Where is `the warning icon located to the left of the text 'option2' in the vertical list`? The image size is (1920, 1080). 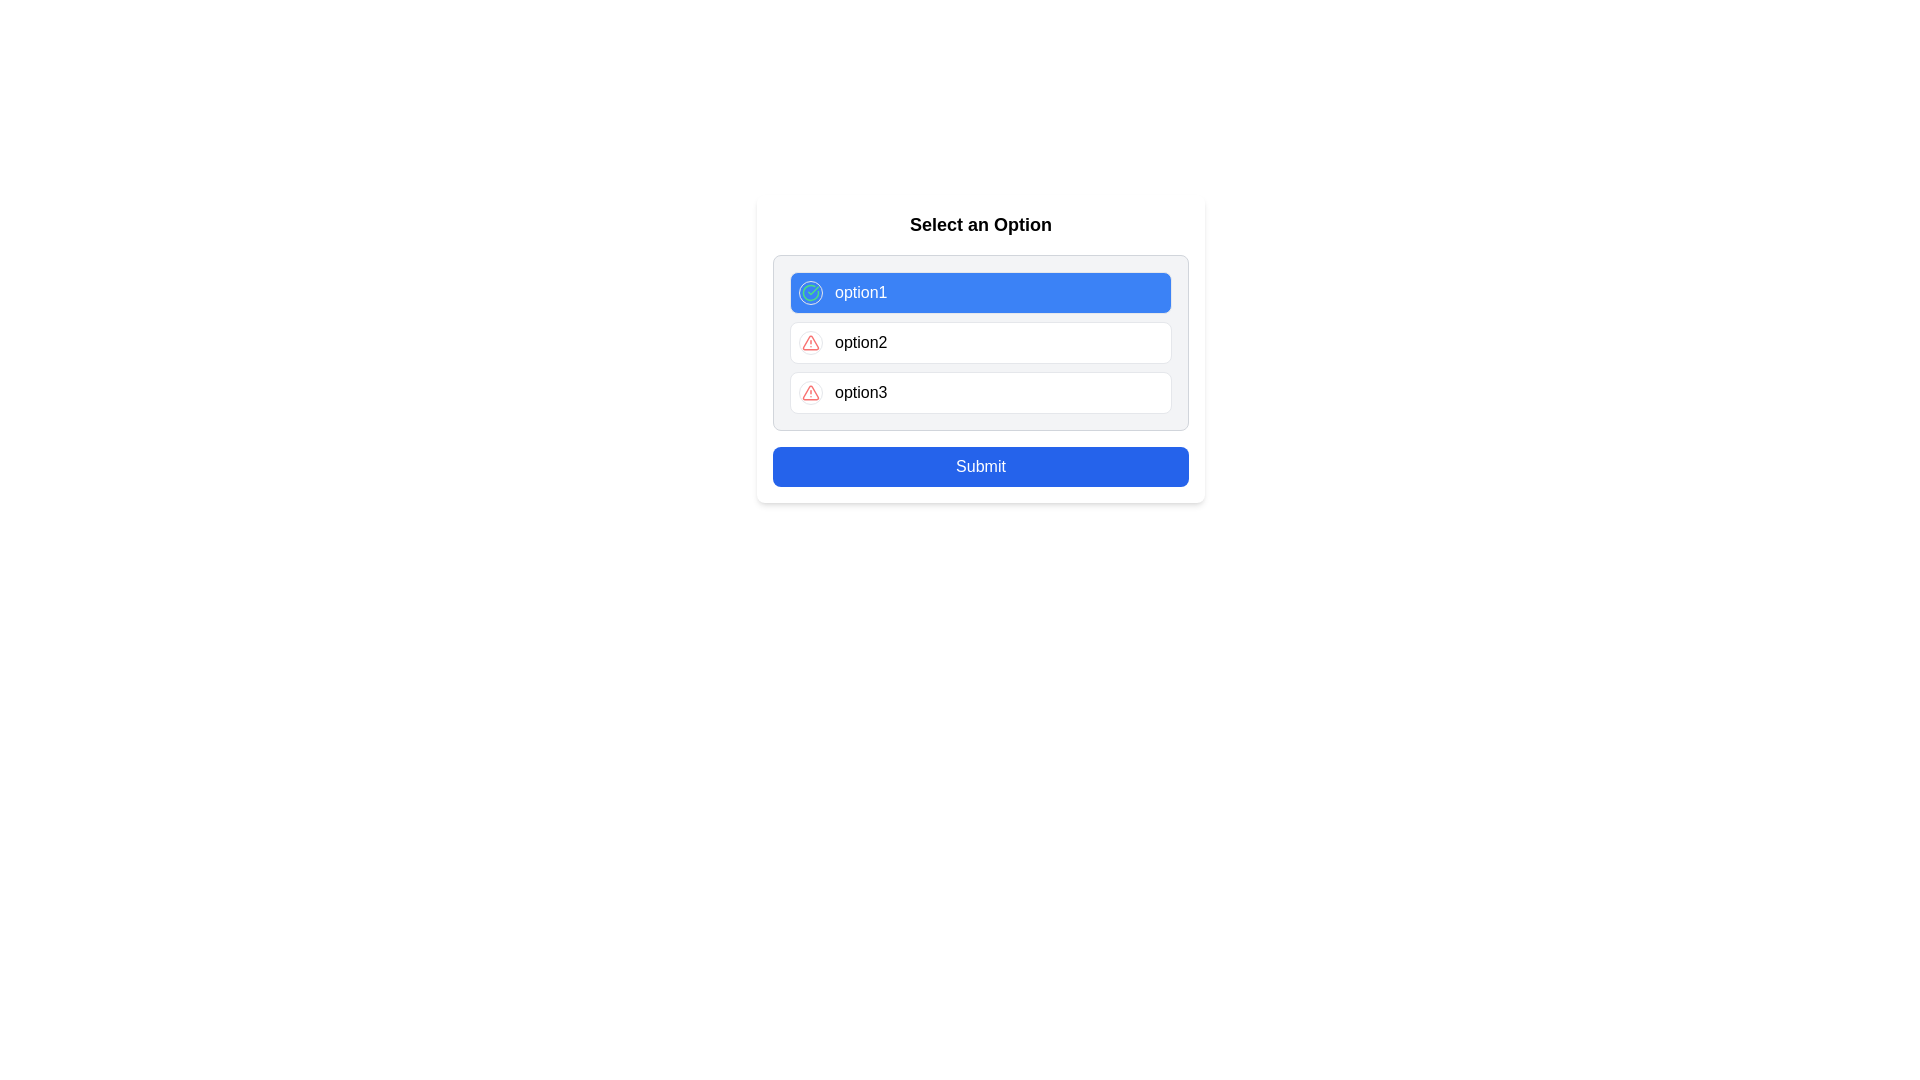
the warning icon located to the left of the text 'option2' in the vertical list is located at coordinates (811, 393).